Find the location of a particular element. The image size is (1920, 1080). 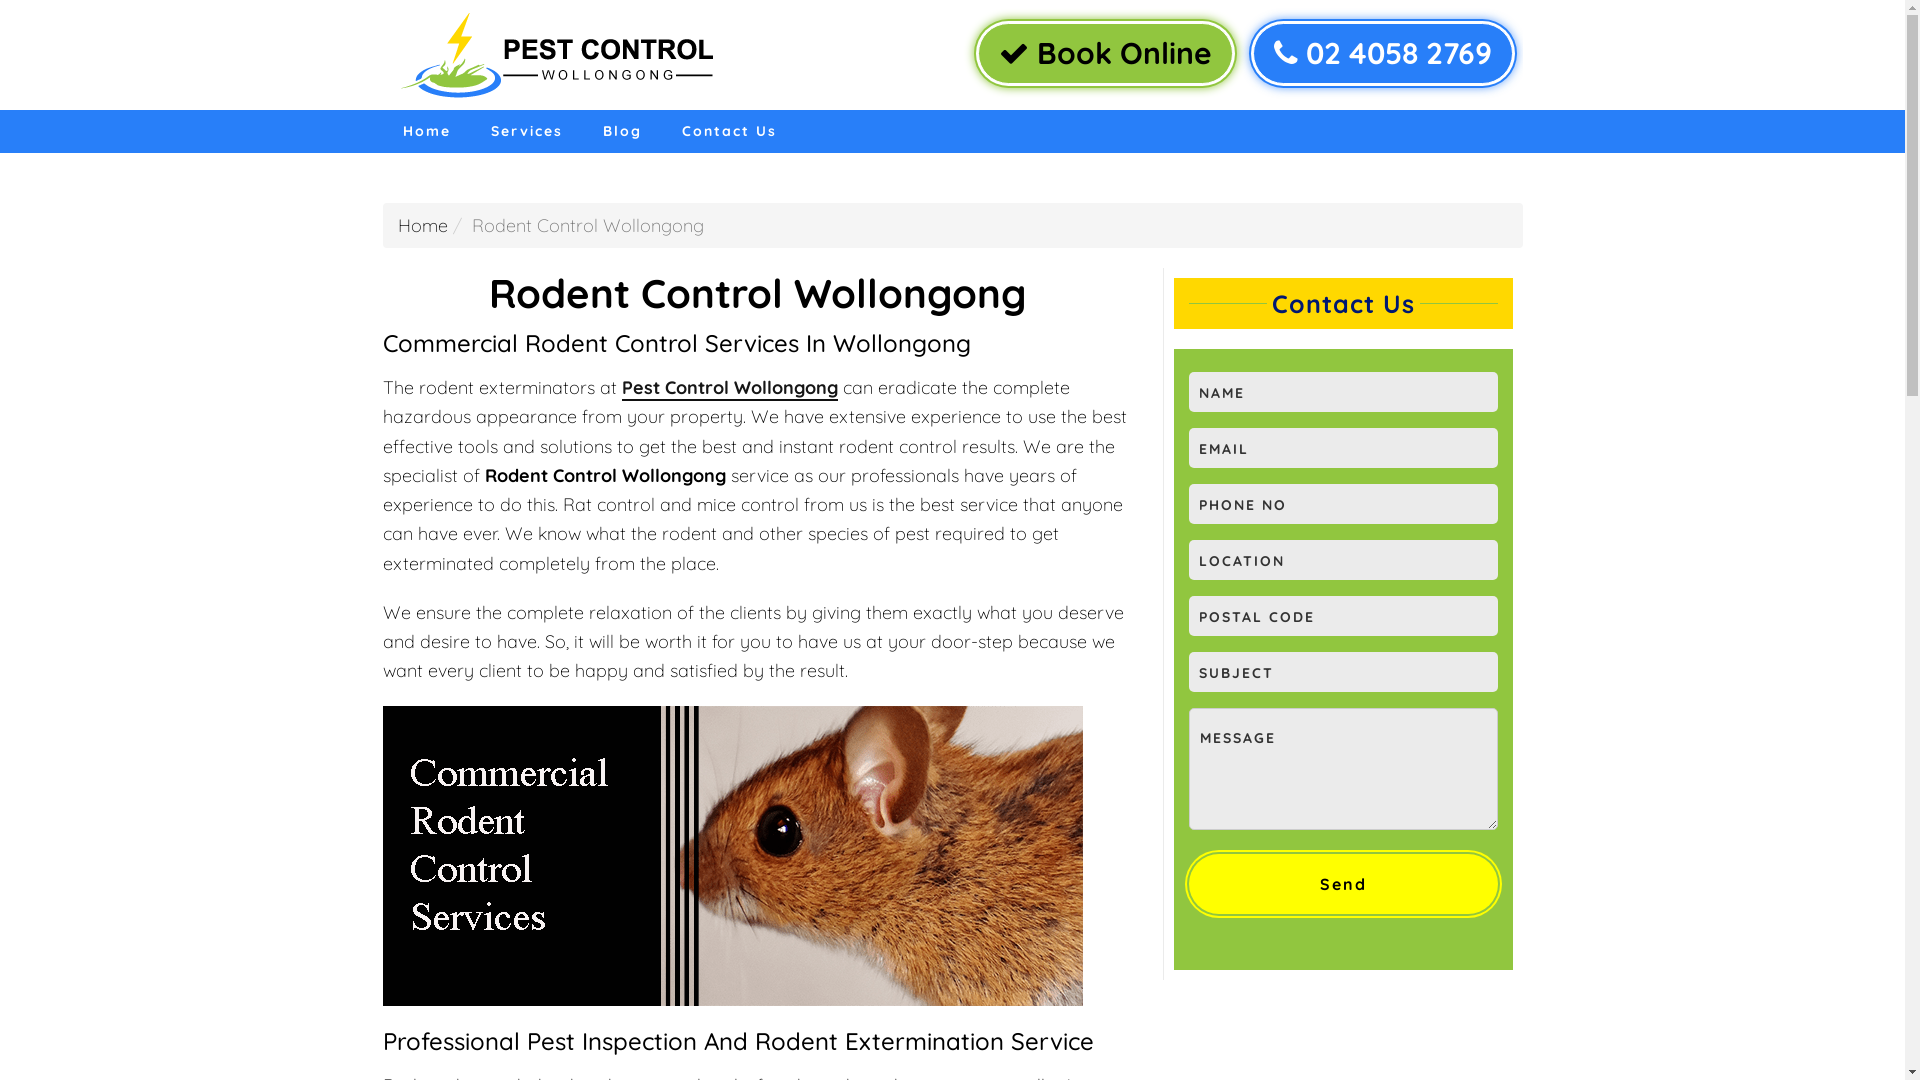

'Pest Control Wollongong' is located at coordinates (728, 388).